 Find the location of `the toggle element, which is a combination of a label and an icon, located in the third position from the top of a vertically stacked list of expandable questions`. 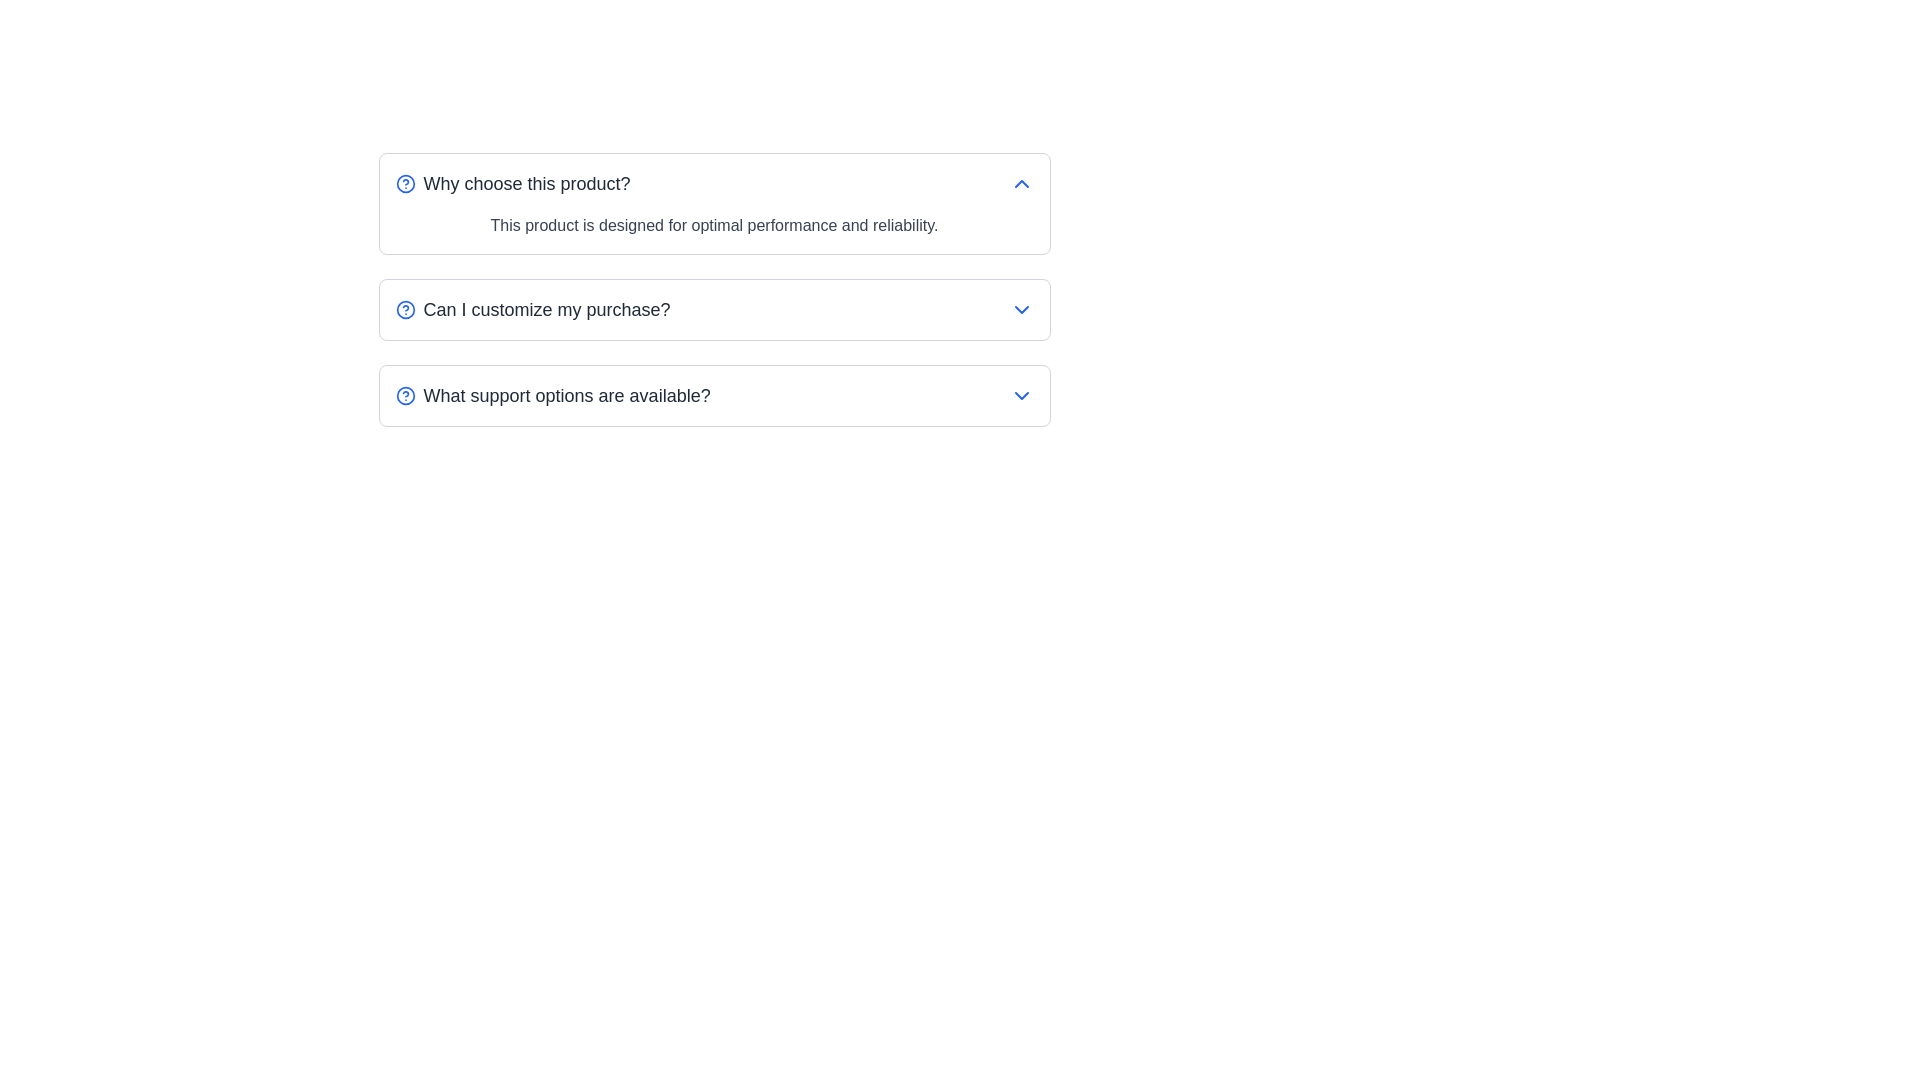

the toggle element, which is a combination of a label and an icon, located in the third position from the top of a vertically stacked list of expandable questions is located at coordinates (553, 396).